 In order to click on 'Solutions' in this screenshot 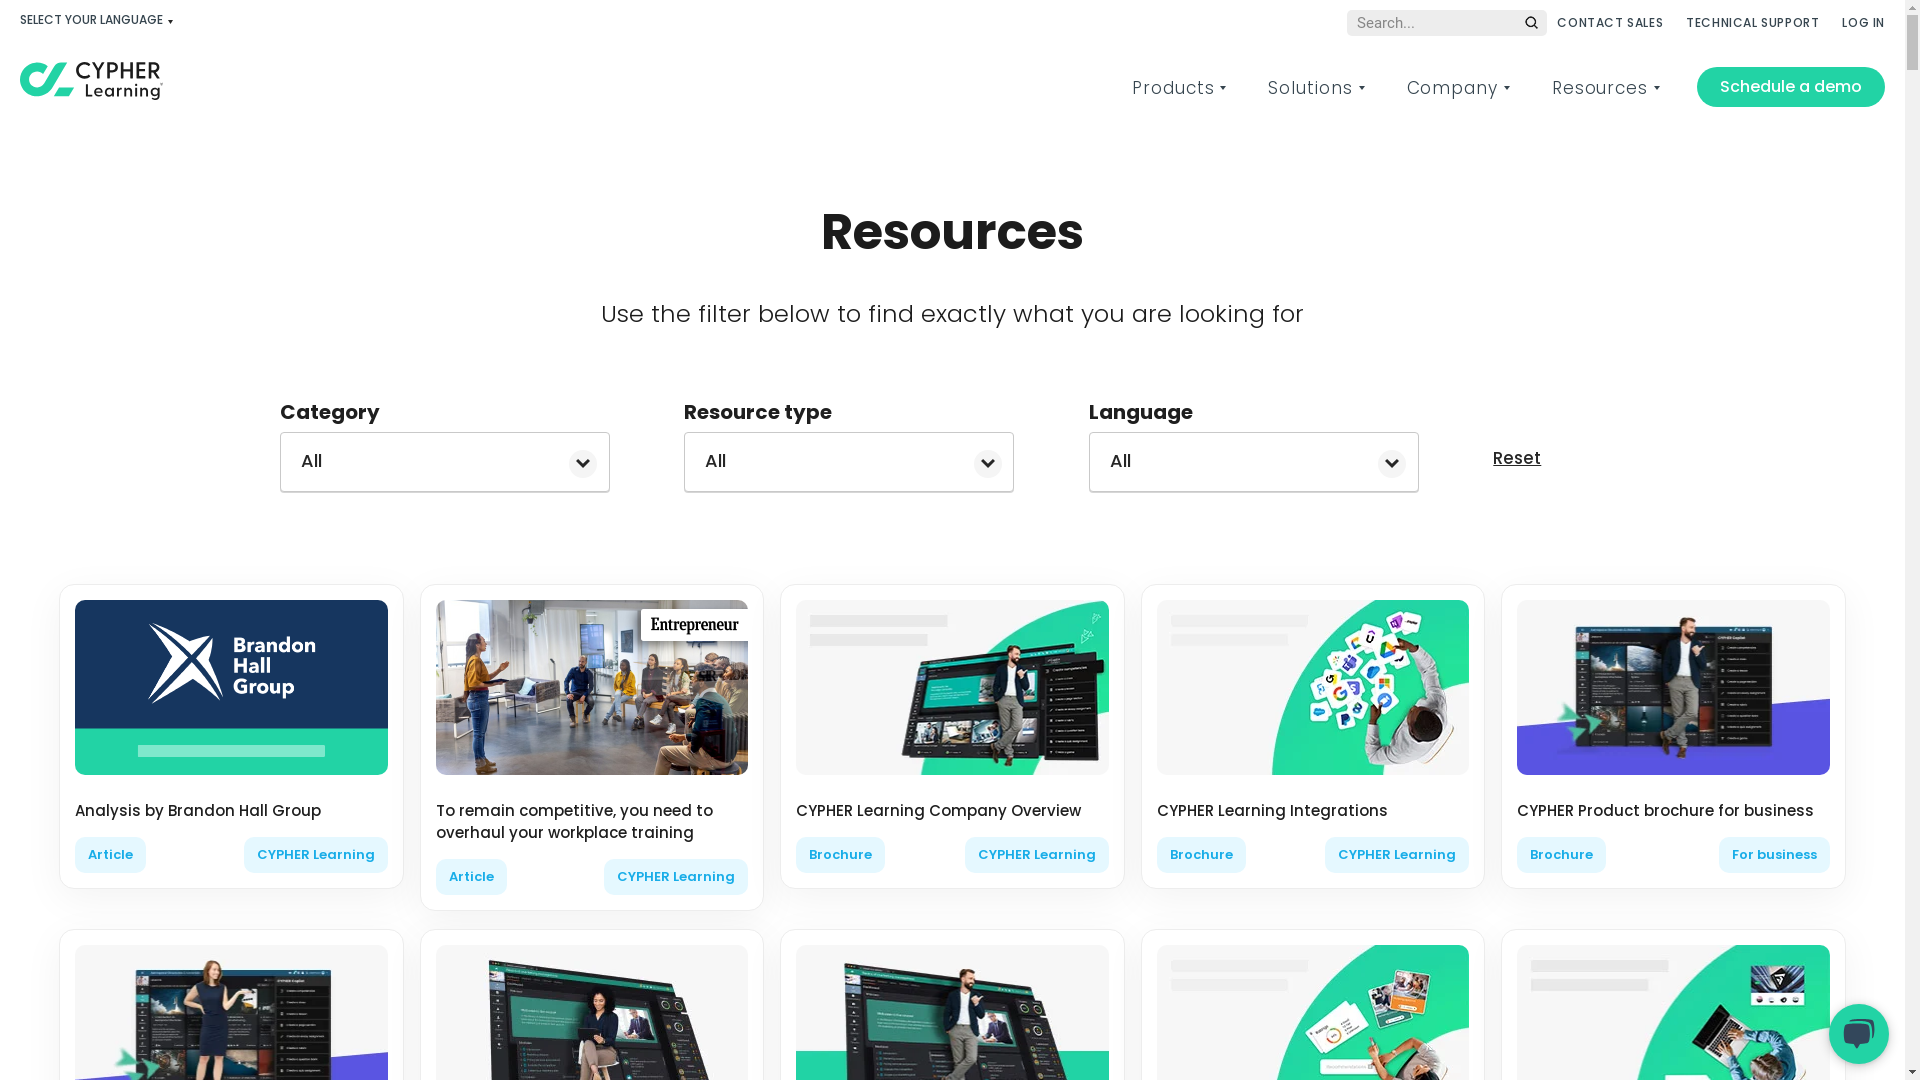, I will do `click(1310, 87)`.